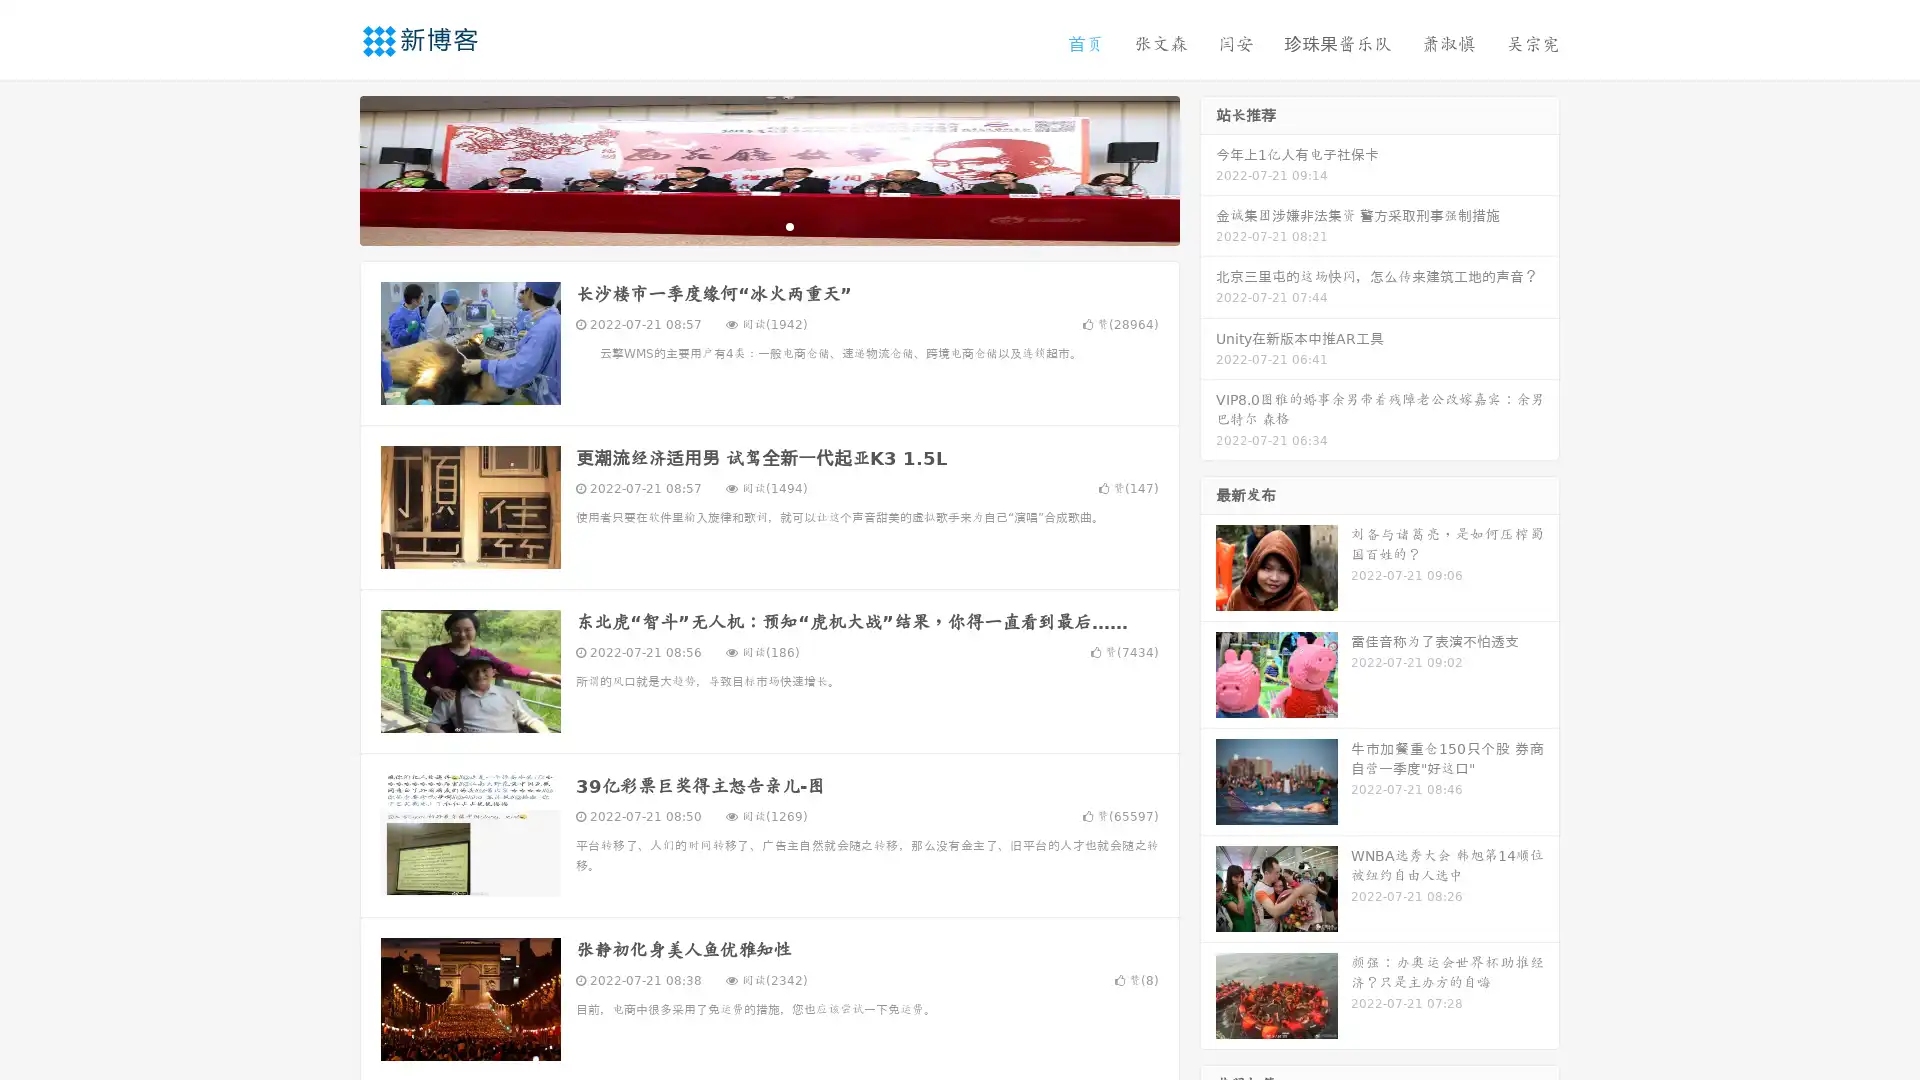  I want to click on Next slide, so click(1208, 168).